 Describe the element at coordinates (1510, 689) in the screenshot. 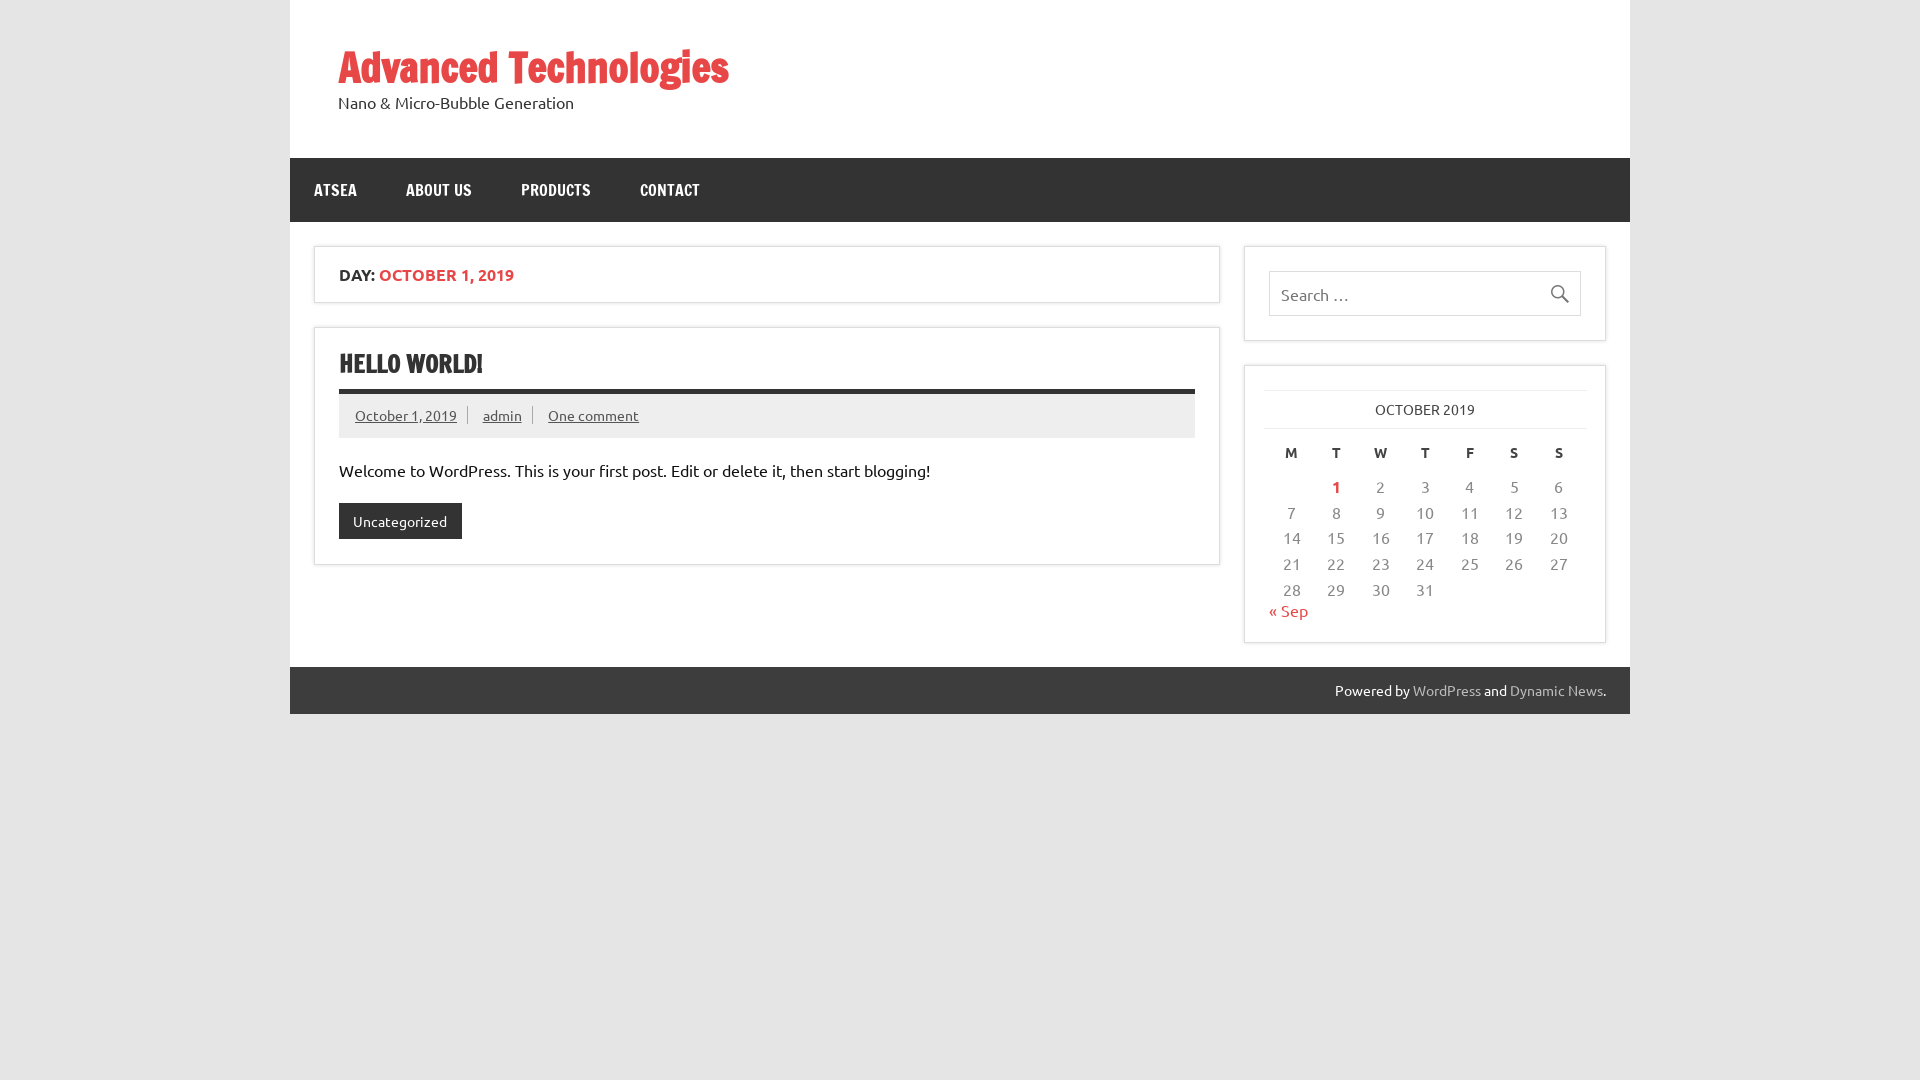

I see `'Dynamic News'` at that location.